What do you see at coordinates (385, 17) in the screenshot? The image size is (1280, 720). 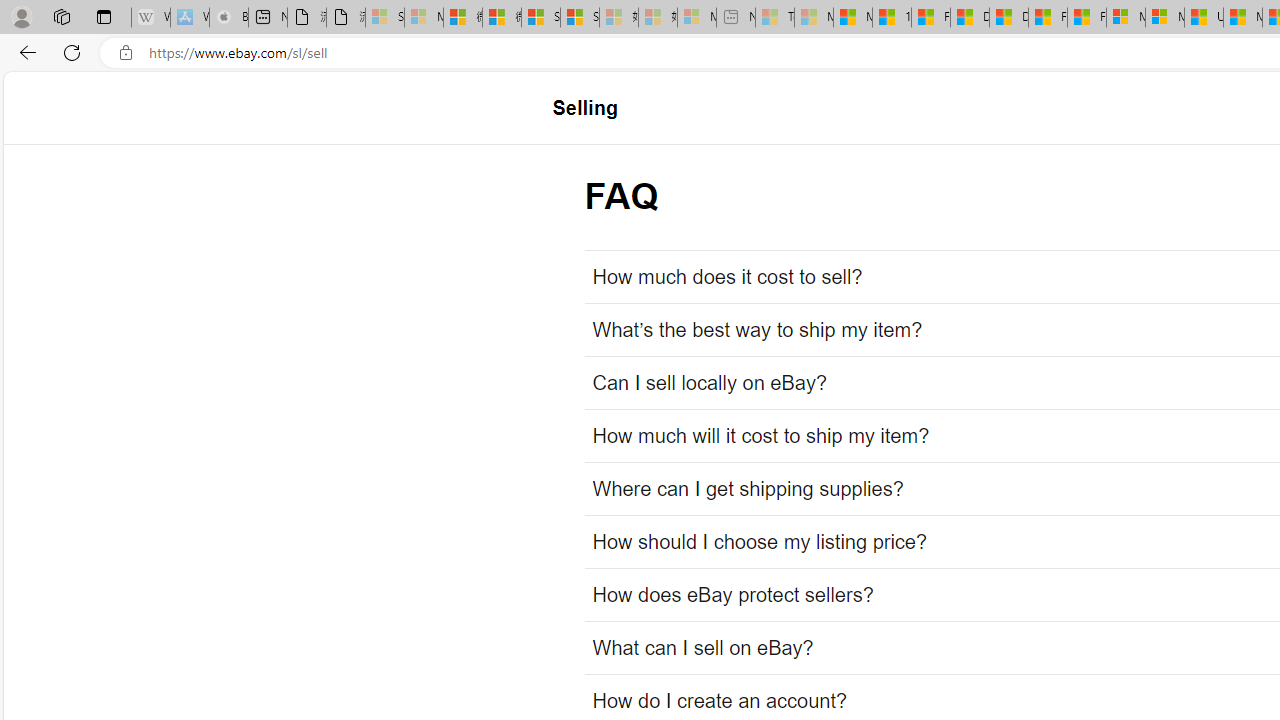 I see `'Sign in to your Microsoft account - Sleeping'` at bounding box center [385, 17].